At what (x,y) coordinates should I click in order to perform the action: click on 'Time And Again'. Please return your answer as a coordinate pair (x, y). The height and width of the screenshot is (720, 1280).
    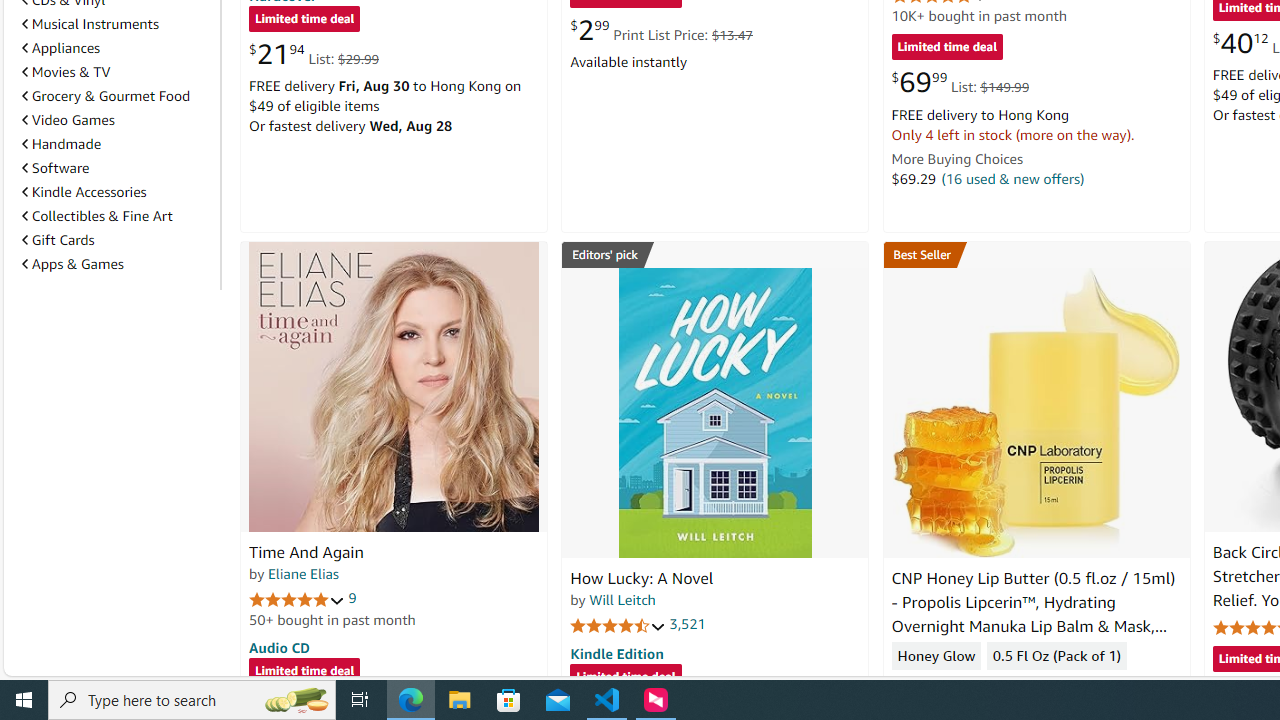
    Looking at the image, I should click on (394, 386).